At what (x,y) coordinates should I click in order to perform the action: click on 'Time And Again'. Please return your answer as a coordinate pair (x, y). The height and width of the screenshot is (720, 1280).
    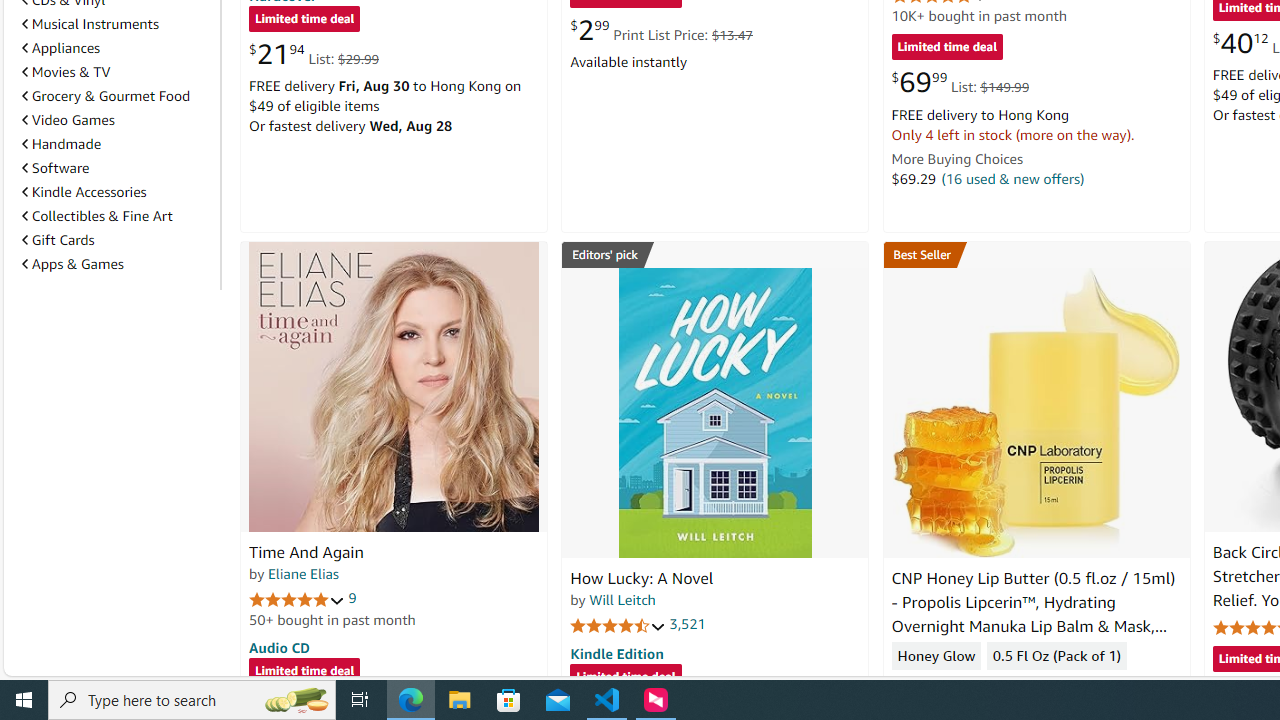
    Looking at the image, I should click on (394, 386).